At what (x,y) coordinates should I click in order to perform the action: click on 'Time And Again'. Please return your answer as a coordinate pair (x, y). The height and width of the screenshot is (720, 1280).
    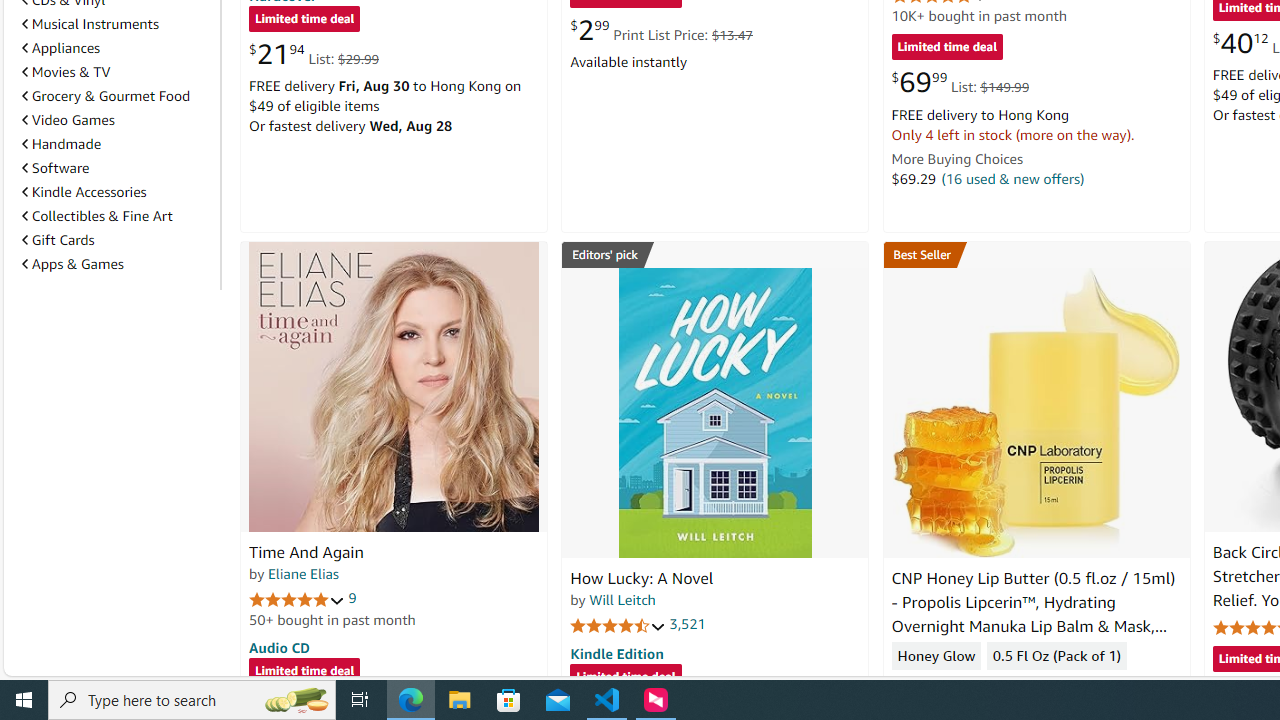
    Looking at the image, I should click on (394, 386).